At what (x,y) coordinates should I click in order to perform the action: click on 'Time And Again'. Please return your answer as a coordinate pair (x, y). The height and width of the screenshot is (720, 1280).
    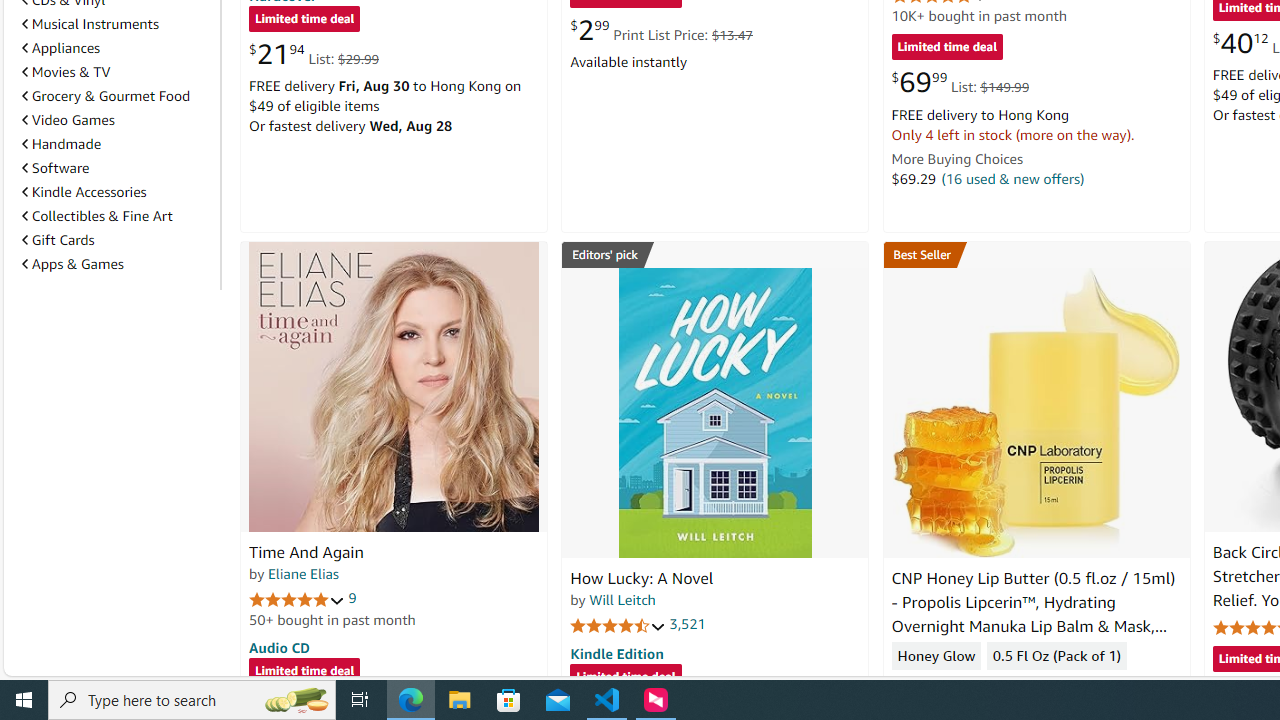
    Looking at the image, I should click on (394, 386).